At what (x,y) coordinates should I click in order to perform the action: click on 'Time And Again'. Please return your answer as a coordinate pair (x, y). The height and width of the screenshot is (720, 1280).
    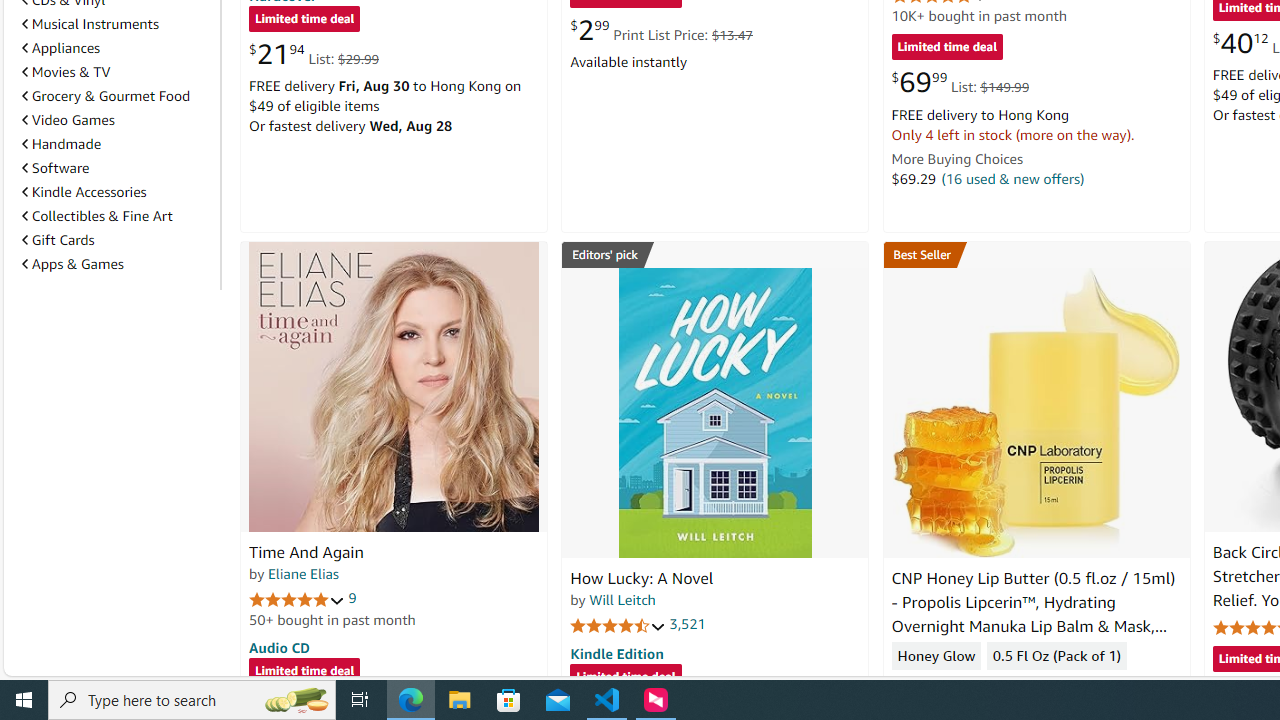
    Looking at the image, I should click on (394, 386).